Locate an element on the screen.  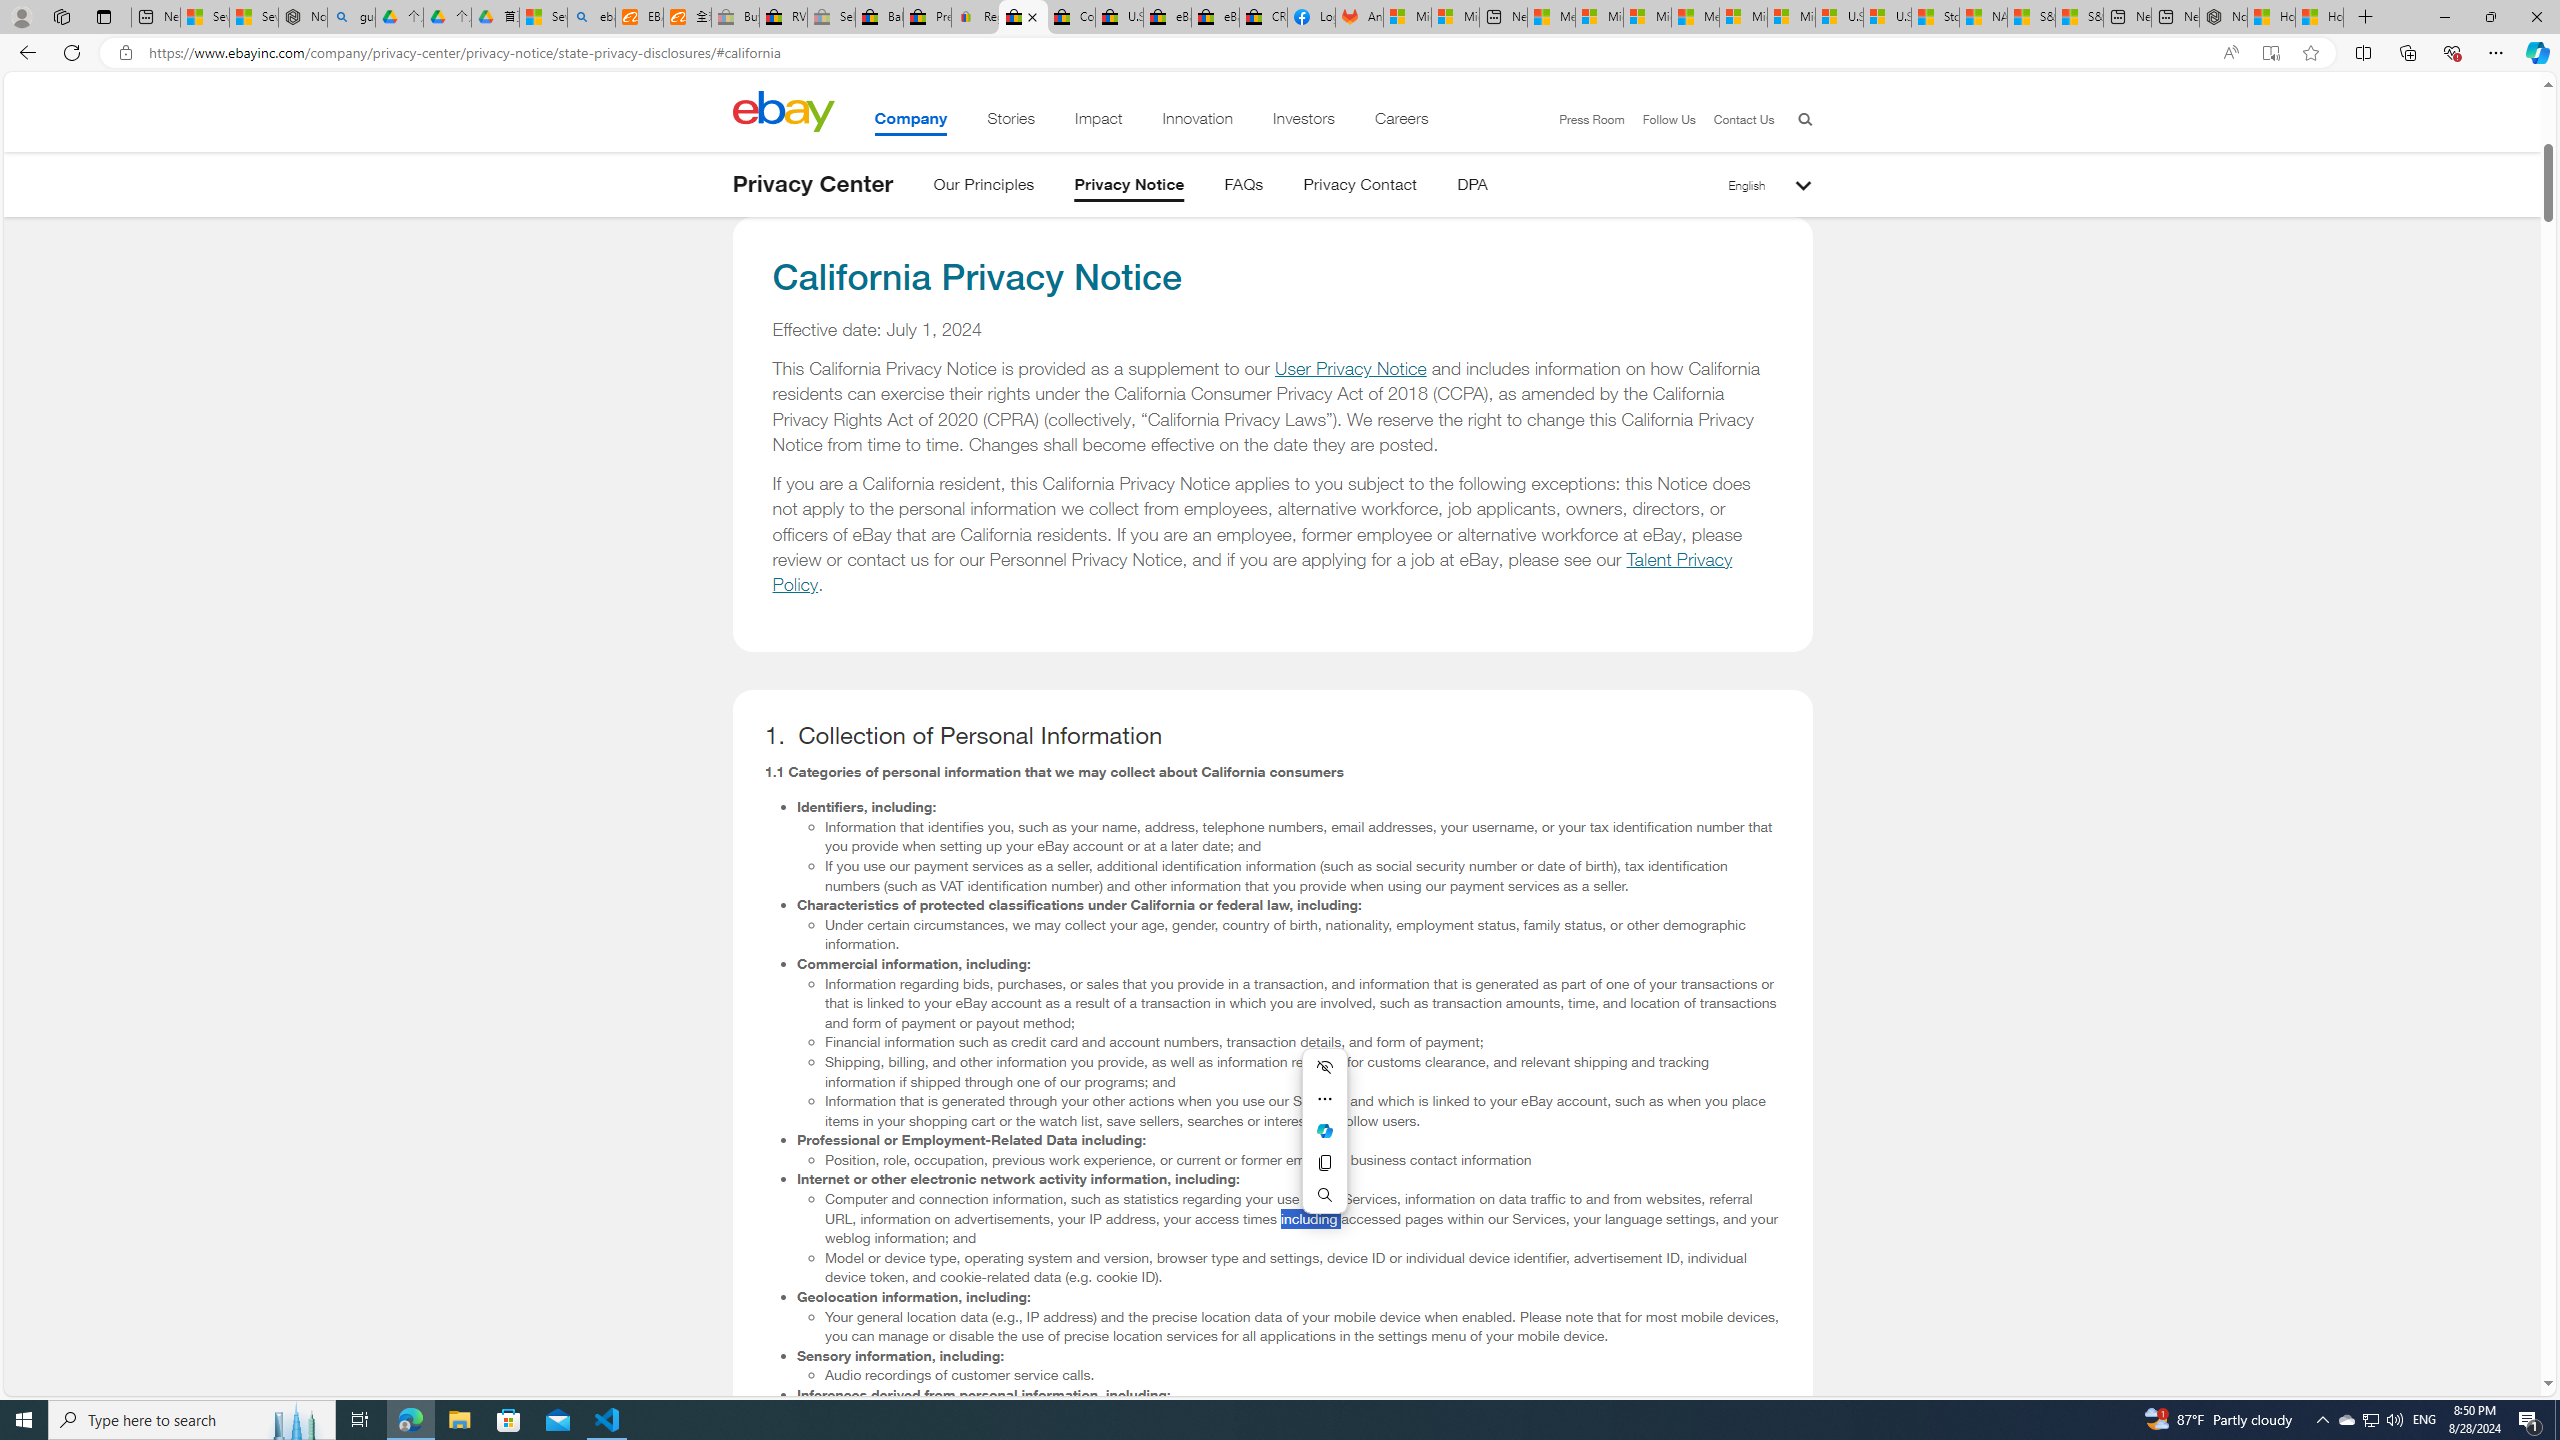
'Address and search bar' is located at coordinates (1177, 53).